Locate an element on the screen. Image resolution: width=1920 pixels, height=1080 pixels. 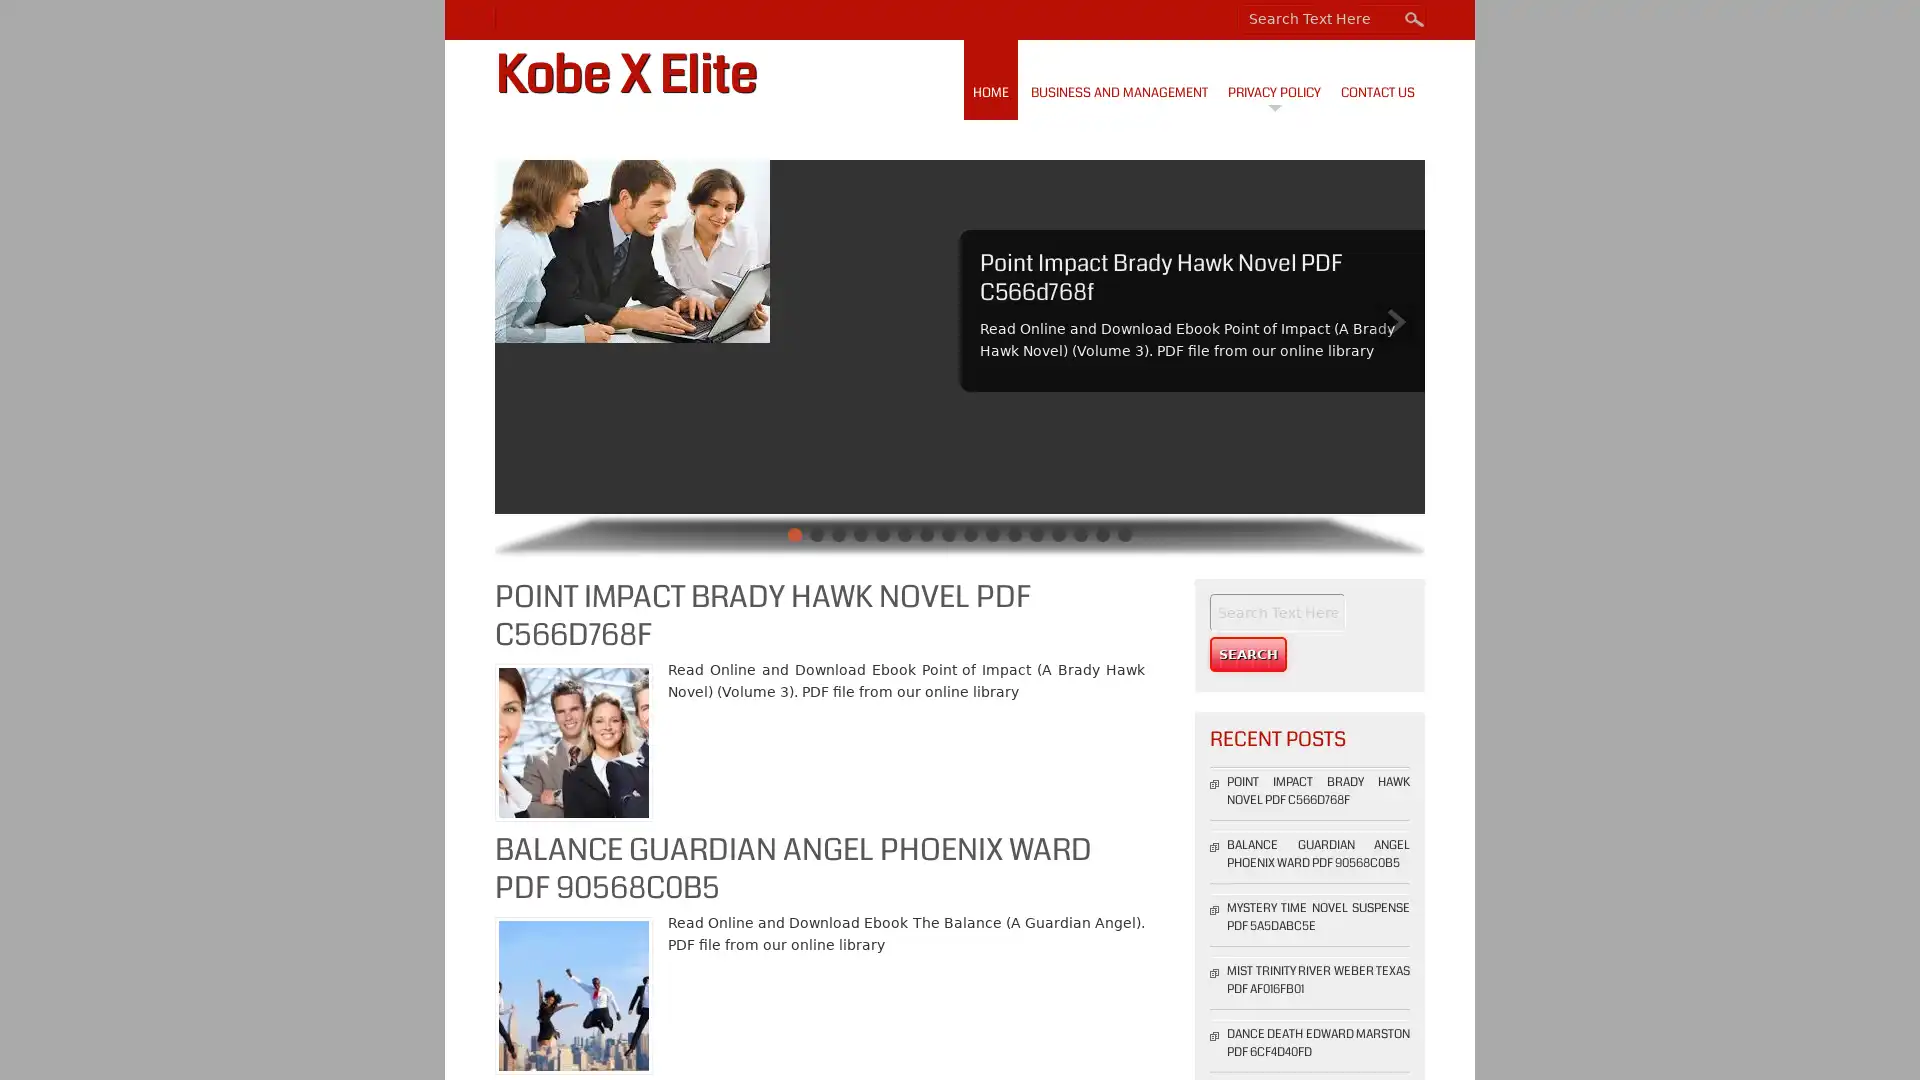
Search is located at coordinates (1247, 654).